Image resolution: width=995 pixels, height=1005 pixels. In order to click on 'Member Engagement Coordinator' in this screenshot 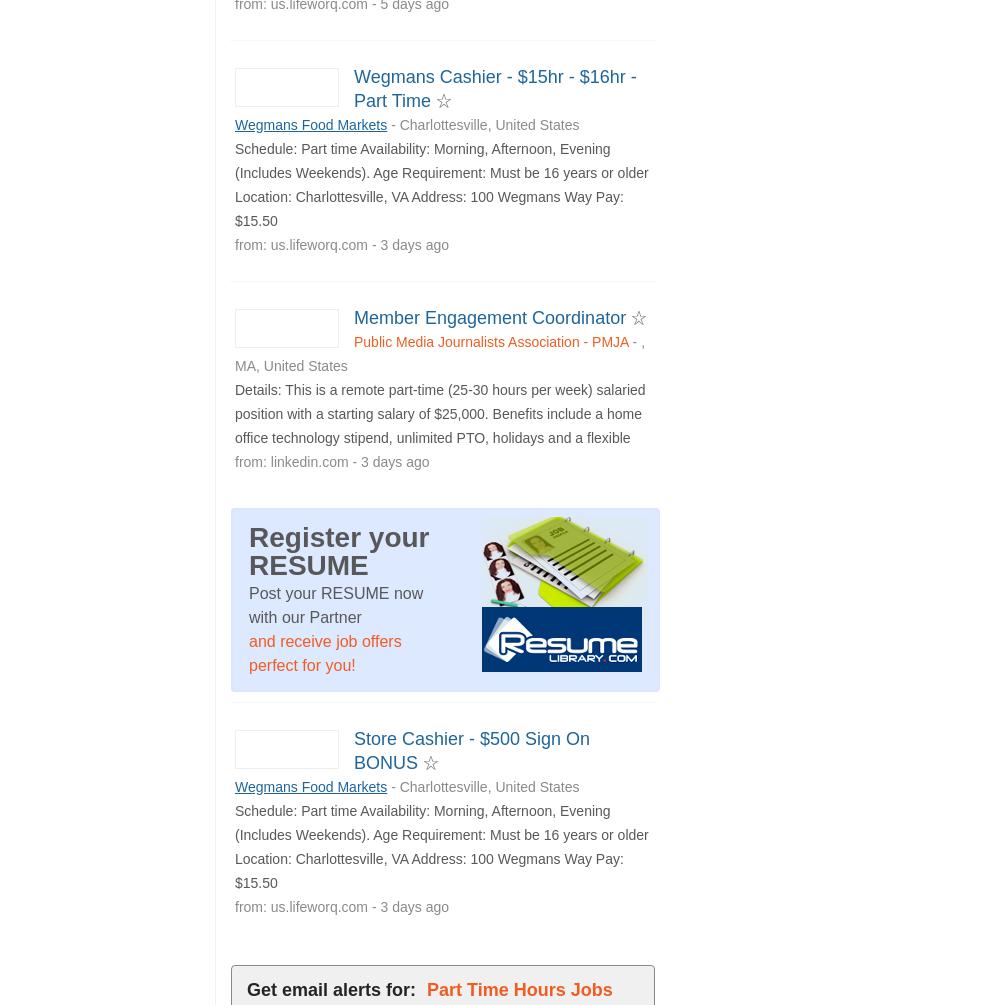, I will do `click(492, 315)`.